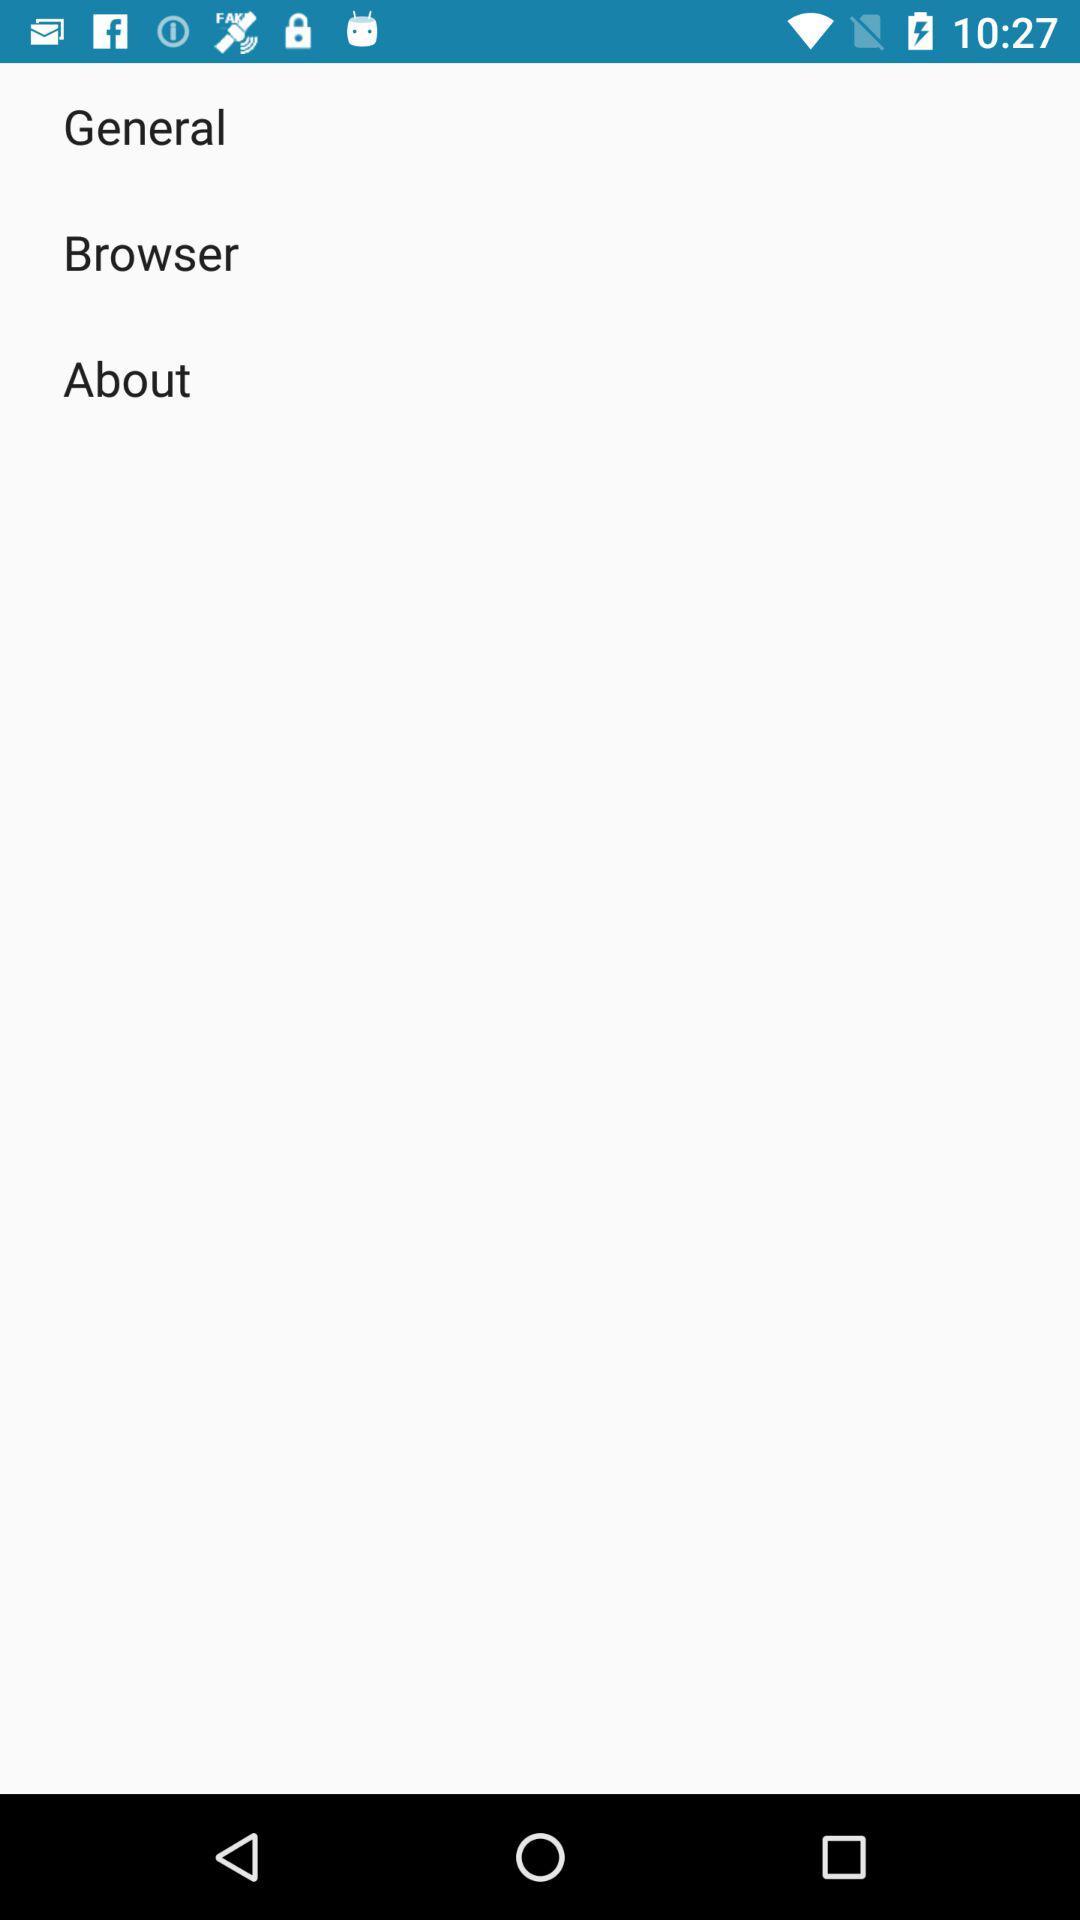 The image size is (1080, 1920). Describe the element at coordinates (150, 251) in the screenshot. I see `browser item` at that location.